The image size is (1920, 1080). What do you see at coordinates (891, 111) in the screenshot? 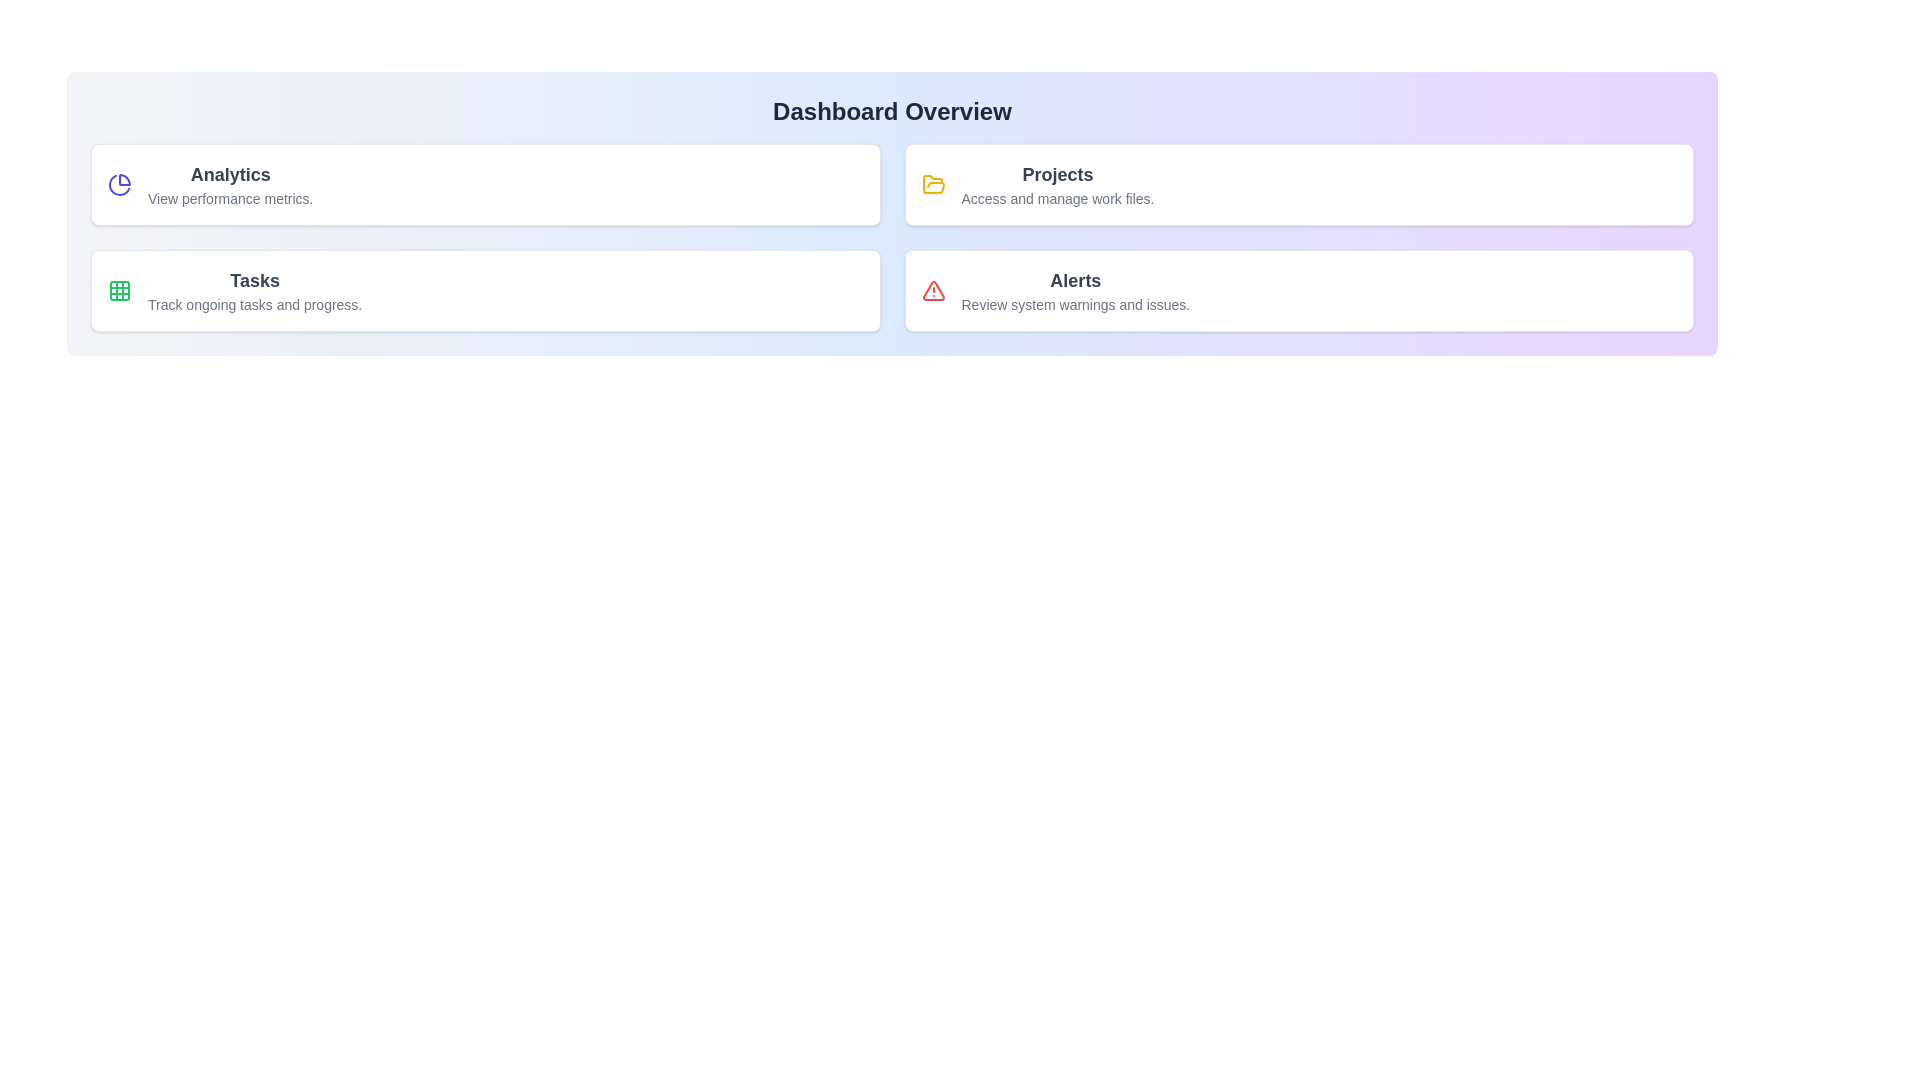
I see `the 'Dashboard Overview' title` at bounding box center [891, 111].